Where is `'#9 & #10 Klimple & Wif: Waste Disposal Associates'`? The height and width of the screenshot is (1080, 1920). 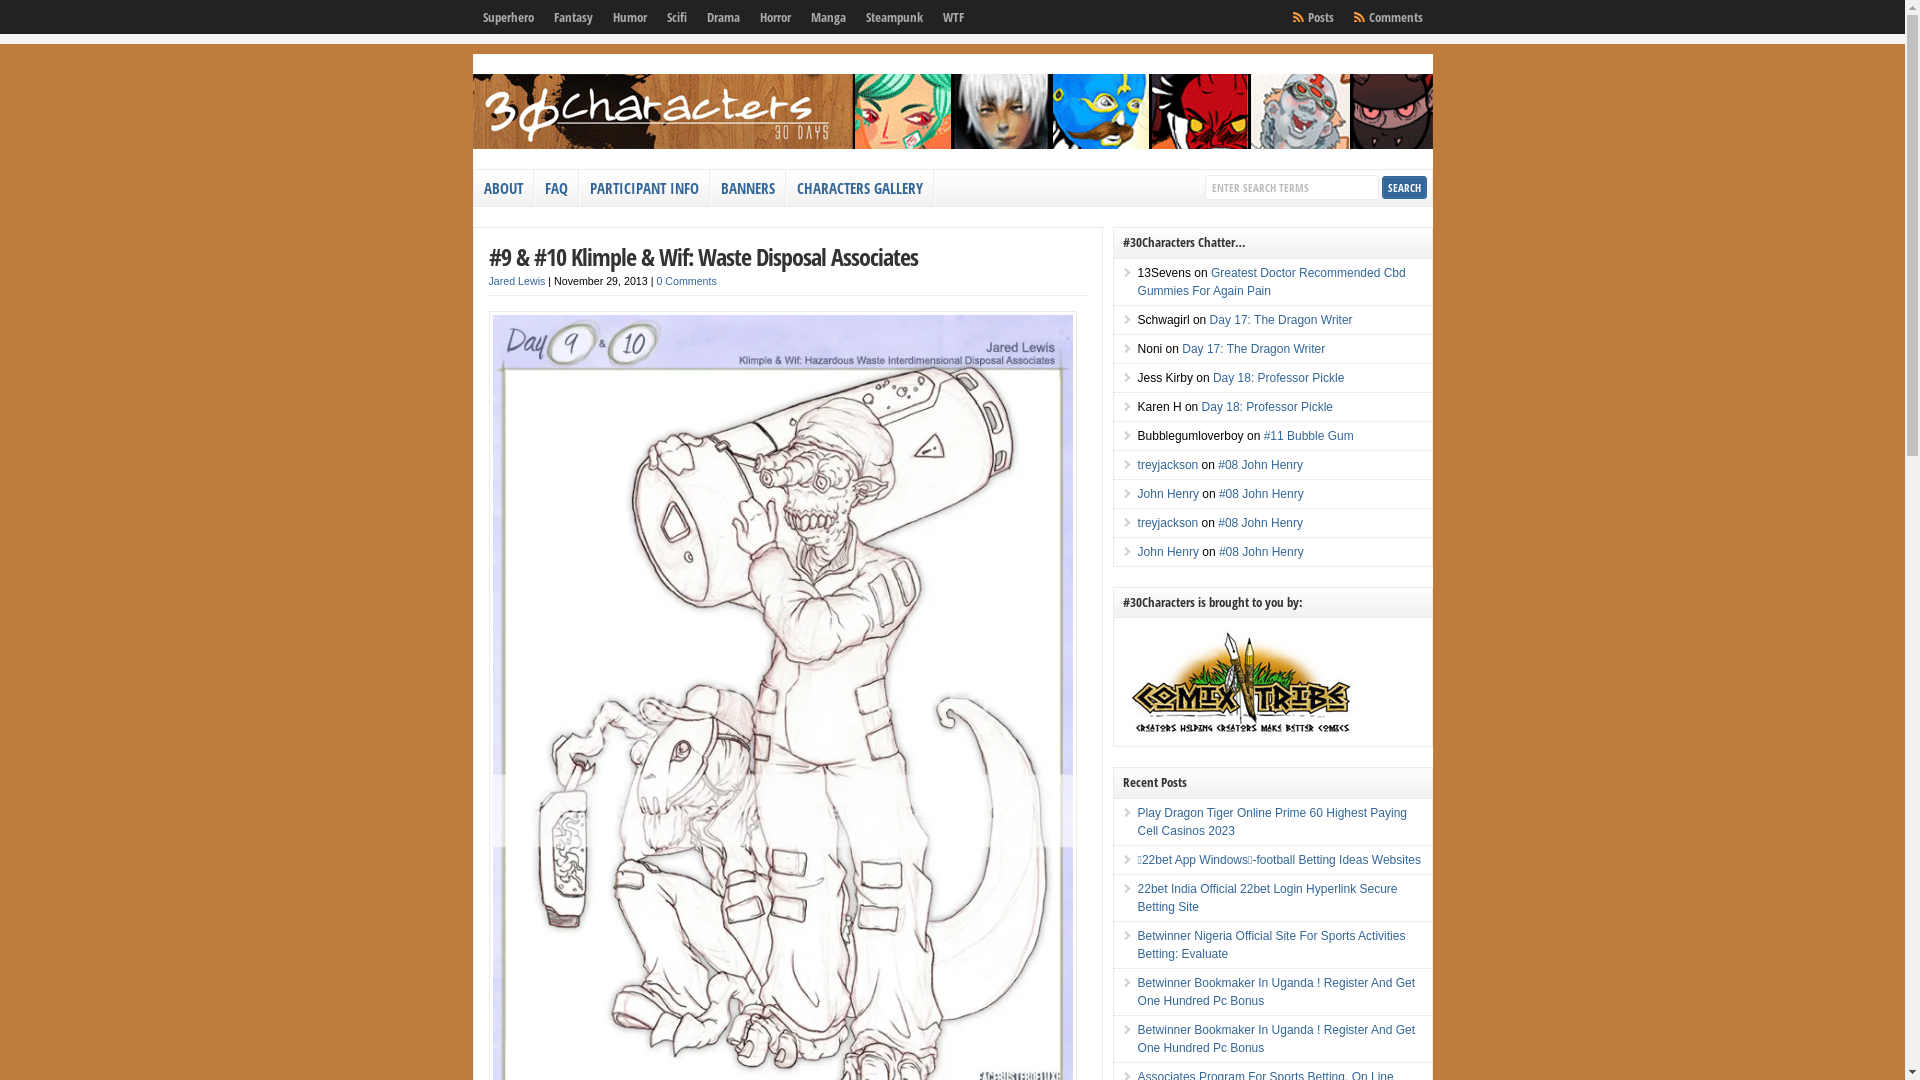 '#9 & #10 Klimple & Wif: Waste Disposal Associates' is located at coordinates (702, 255).